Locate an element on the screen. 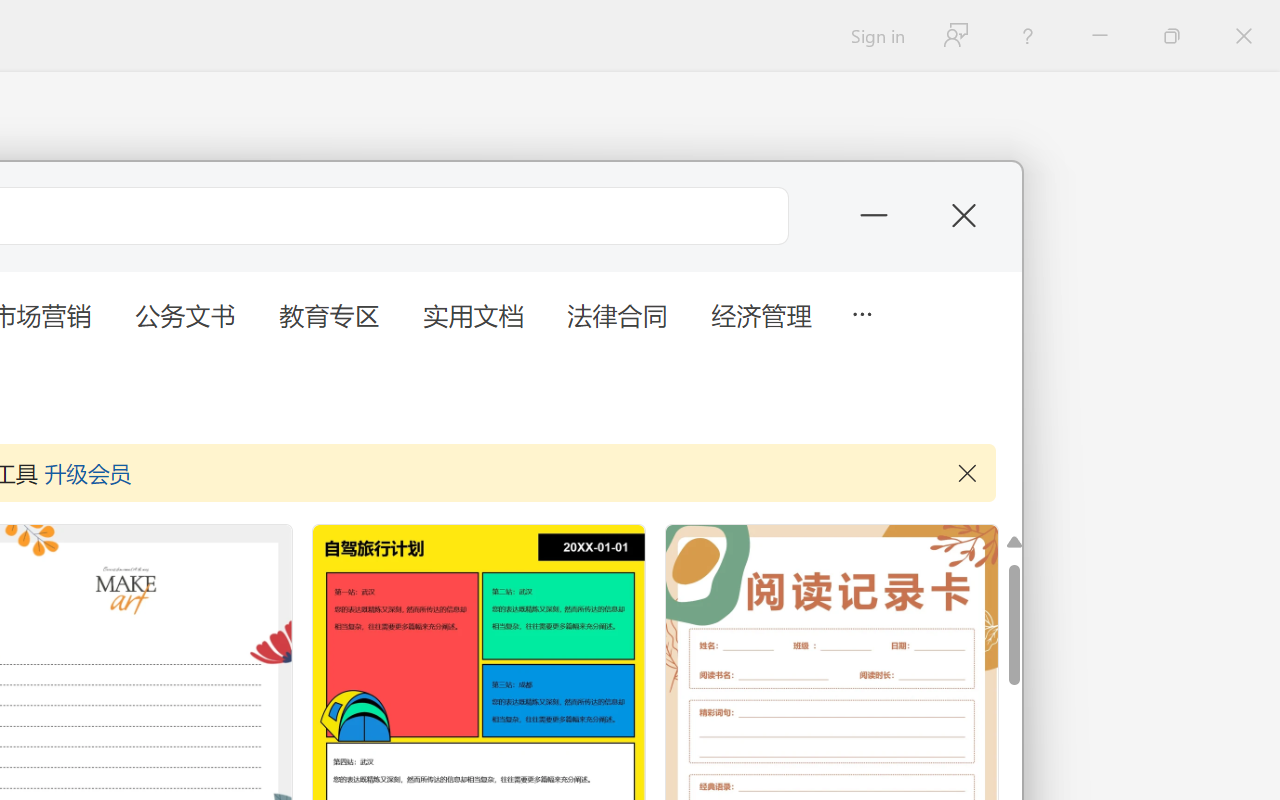 The height and width of the screenshot is (800, 1280). '5 more tabs' is located at coordinates (861, 311).